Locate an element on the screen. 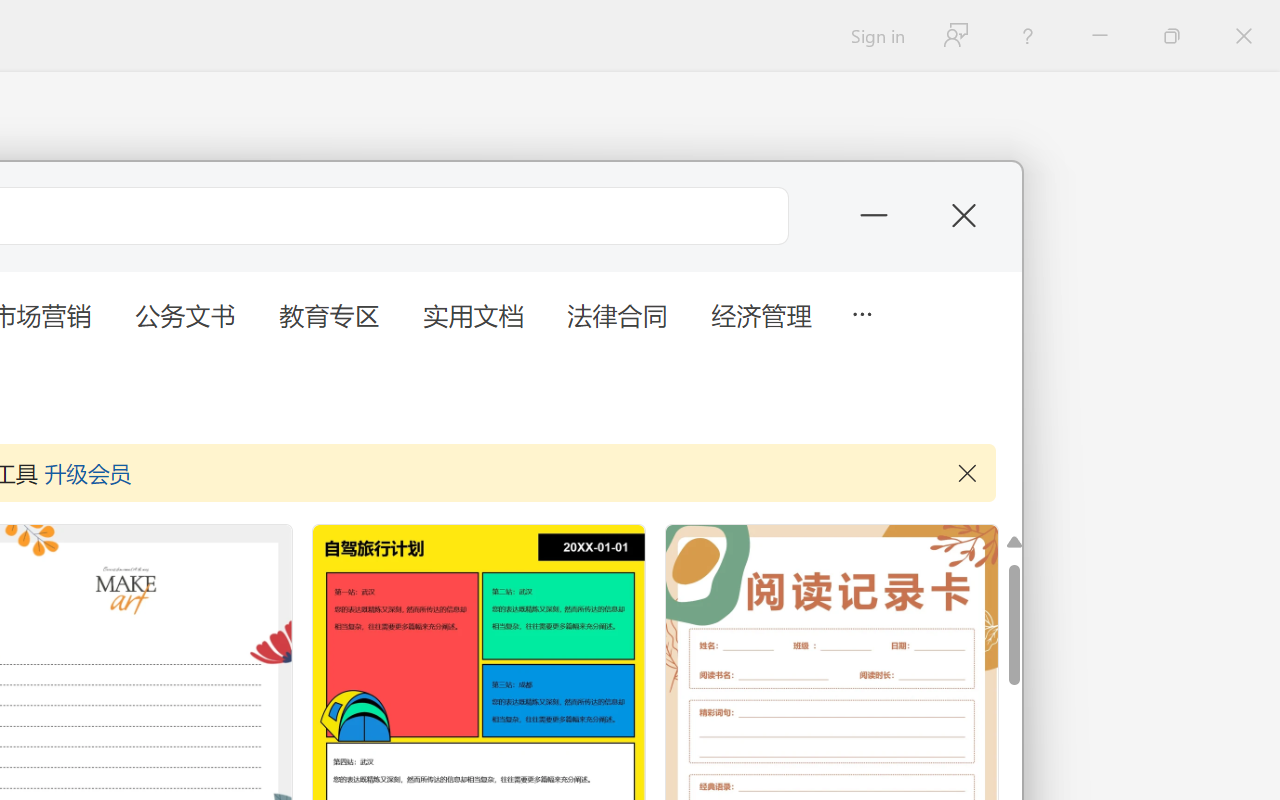 The height and width of the screenshot is (800, 1280). '5 more tabs' is located at coordinates (861, 311).